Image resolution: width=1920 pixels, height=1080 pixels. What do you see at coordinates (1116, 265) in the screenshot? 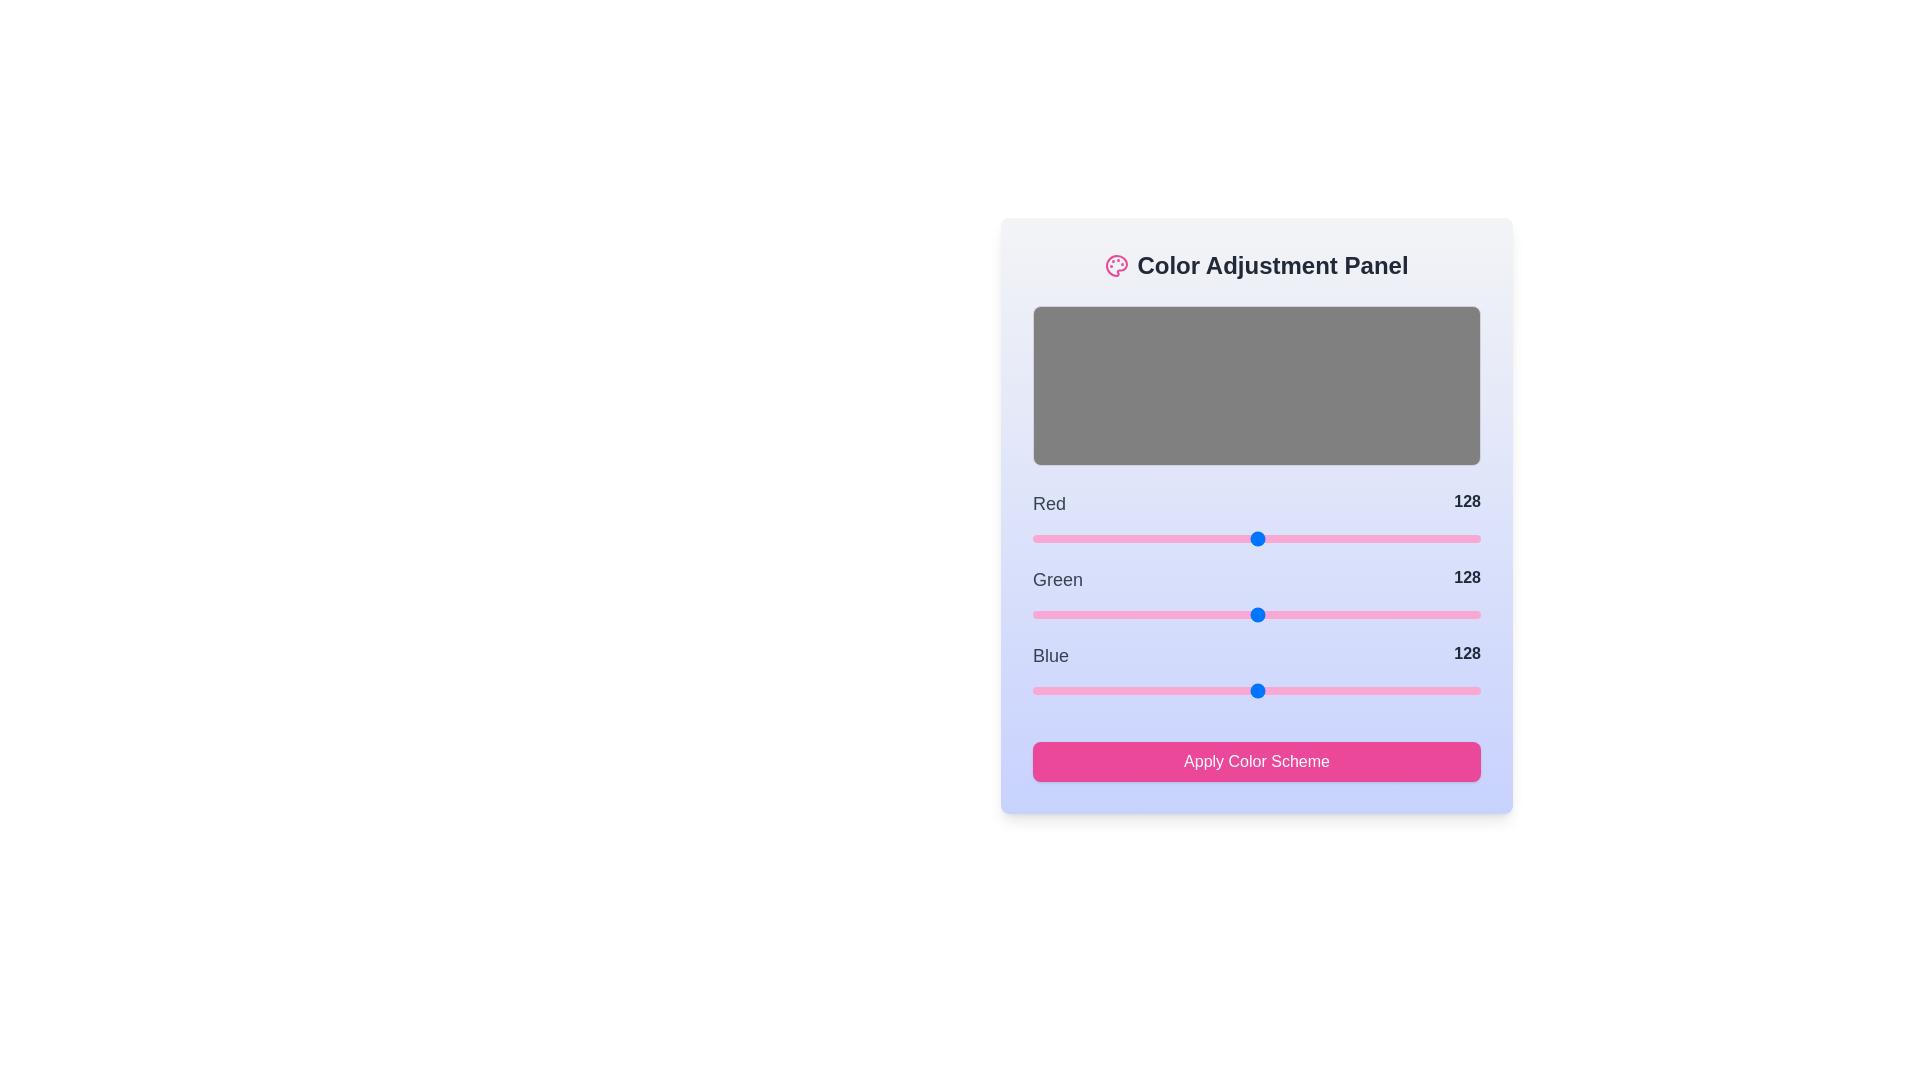
I see `the header icon to open additional options` at bounding box center [1116, 265].